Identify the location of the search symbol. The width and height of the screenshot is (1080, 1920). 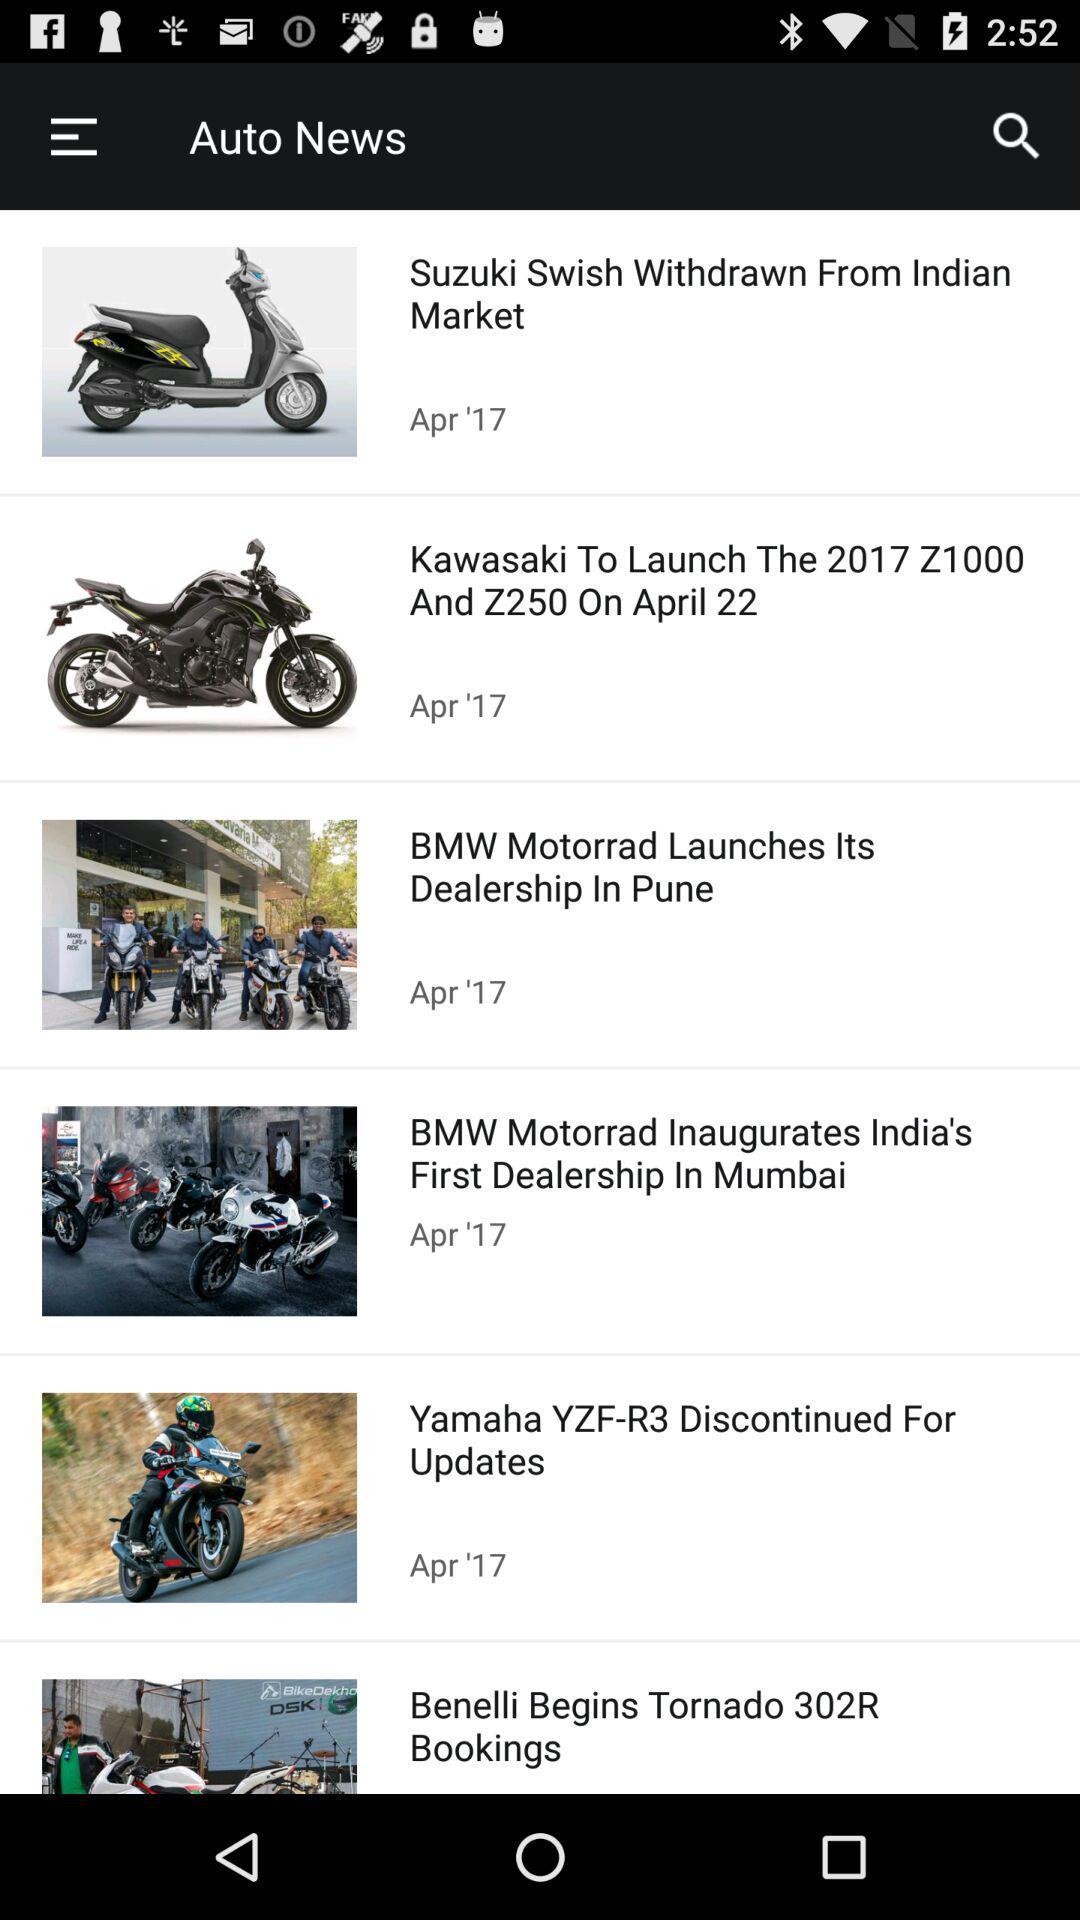
(1017, 136).